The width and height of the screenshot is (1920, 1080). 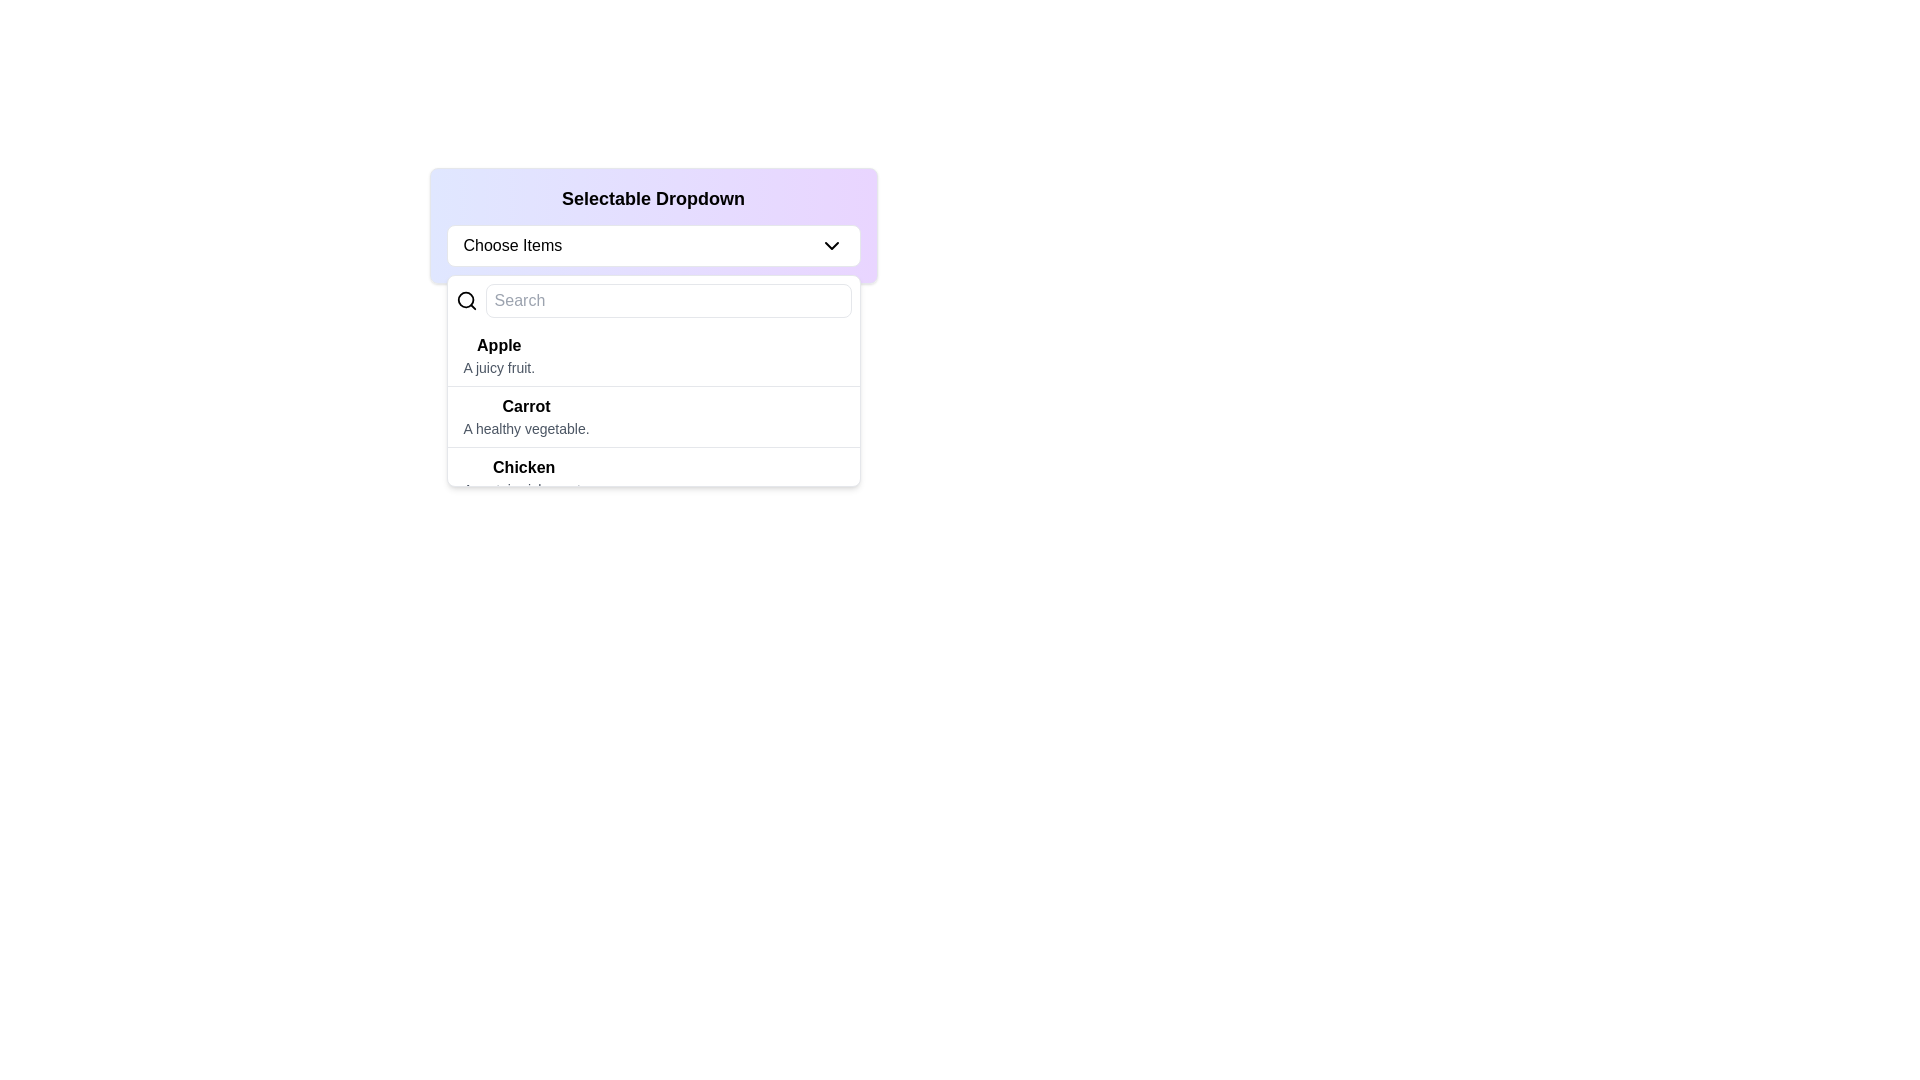 What do you see at coordinates (653, 355) in the screenshot?
I see `the dropdown item that describes 'Apple', which is the first item in the dropdown menu below the search bar` at bounding box center [653, 355].